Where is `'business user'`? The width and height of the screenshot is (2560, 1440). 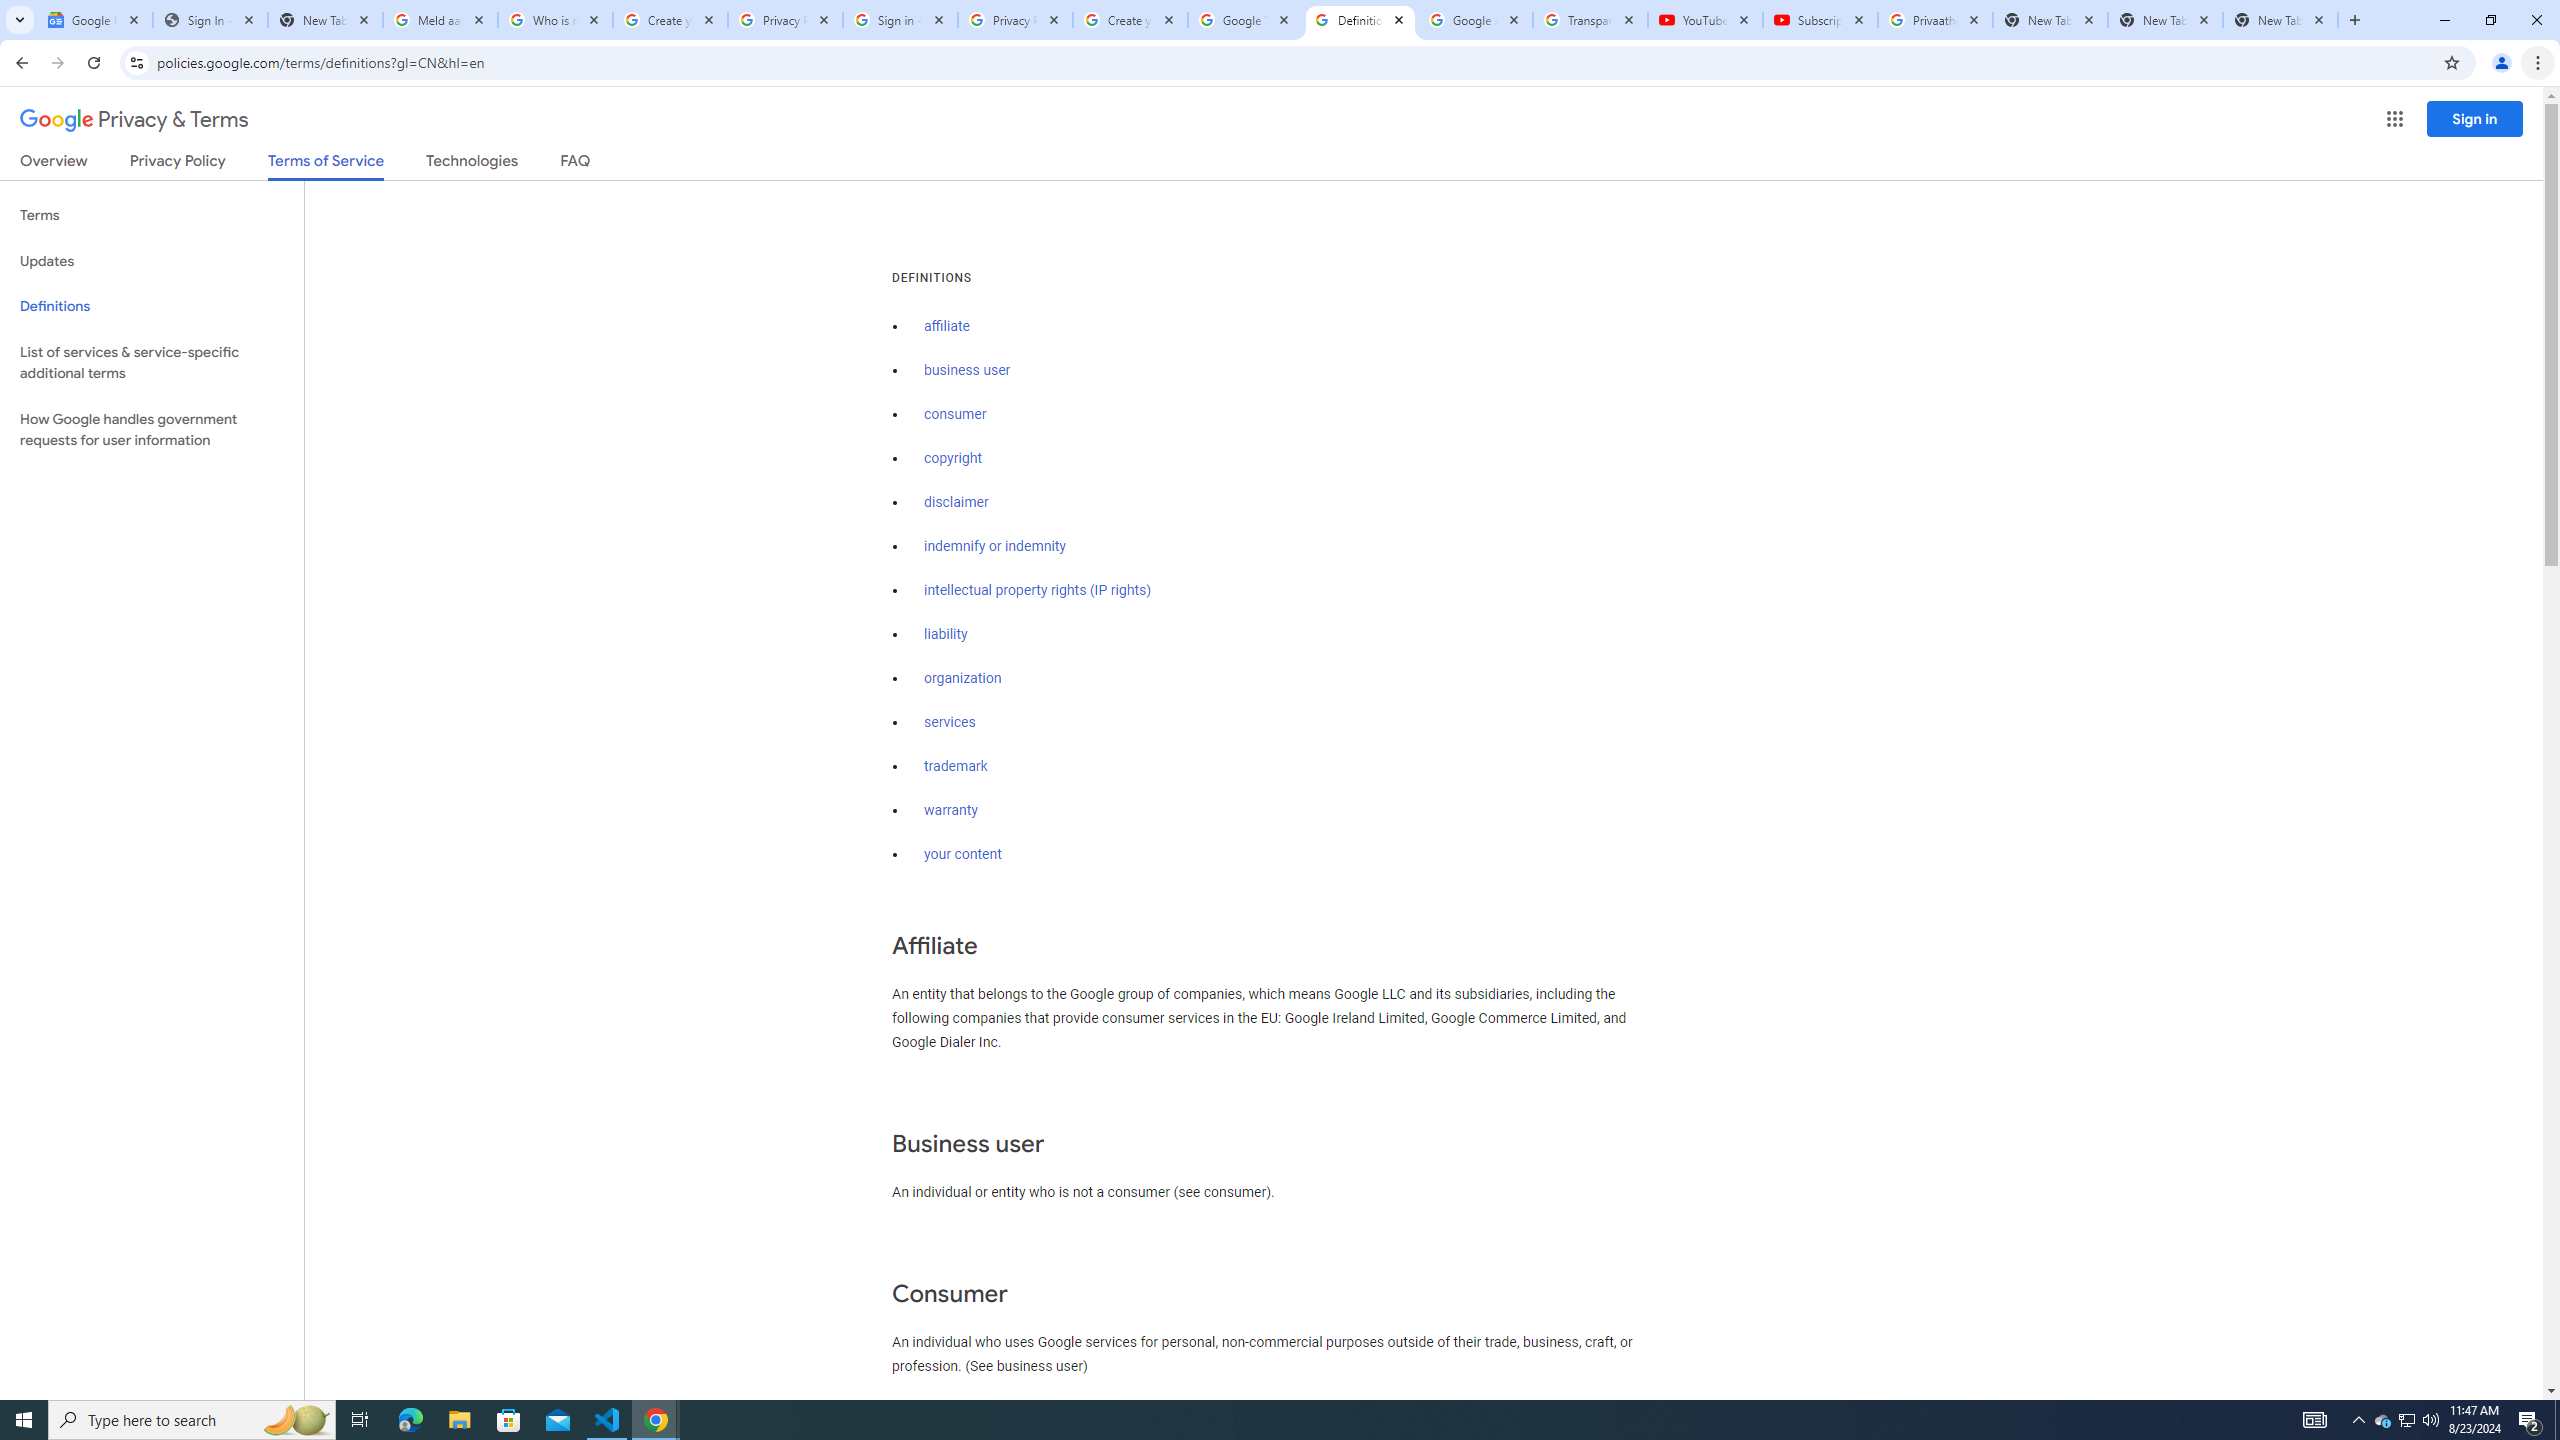
'business user' is located at coordinates (966, 369).